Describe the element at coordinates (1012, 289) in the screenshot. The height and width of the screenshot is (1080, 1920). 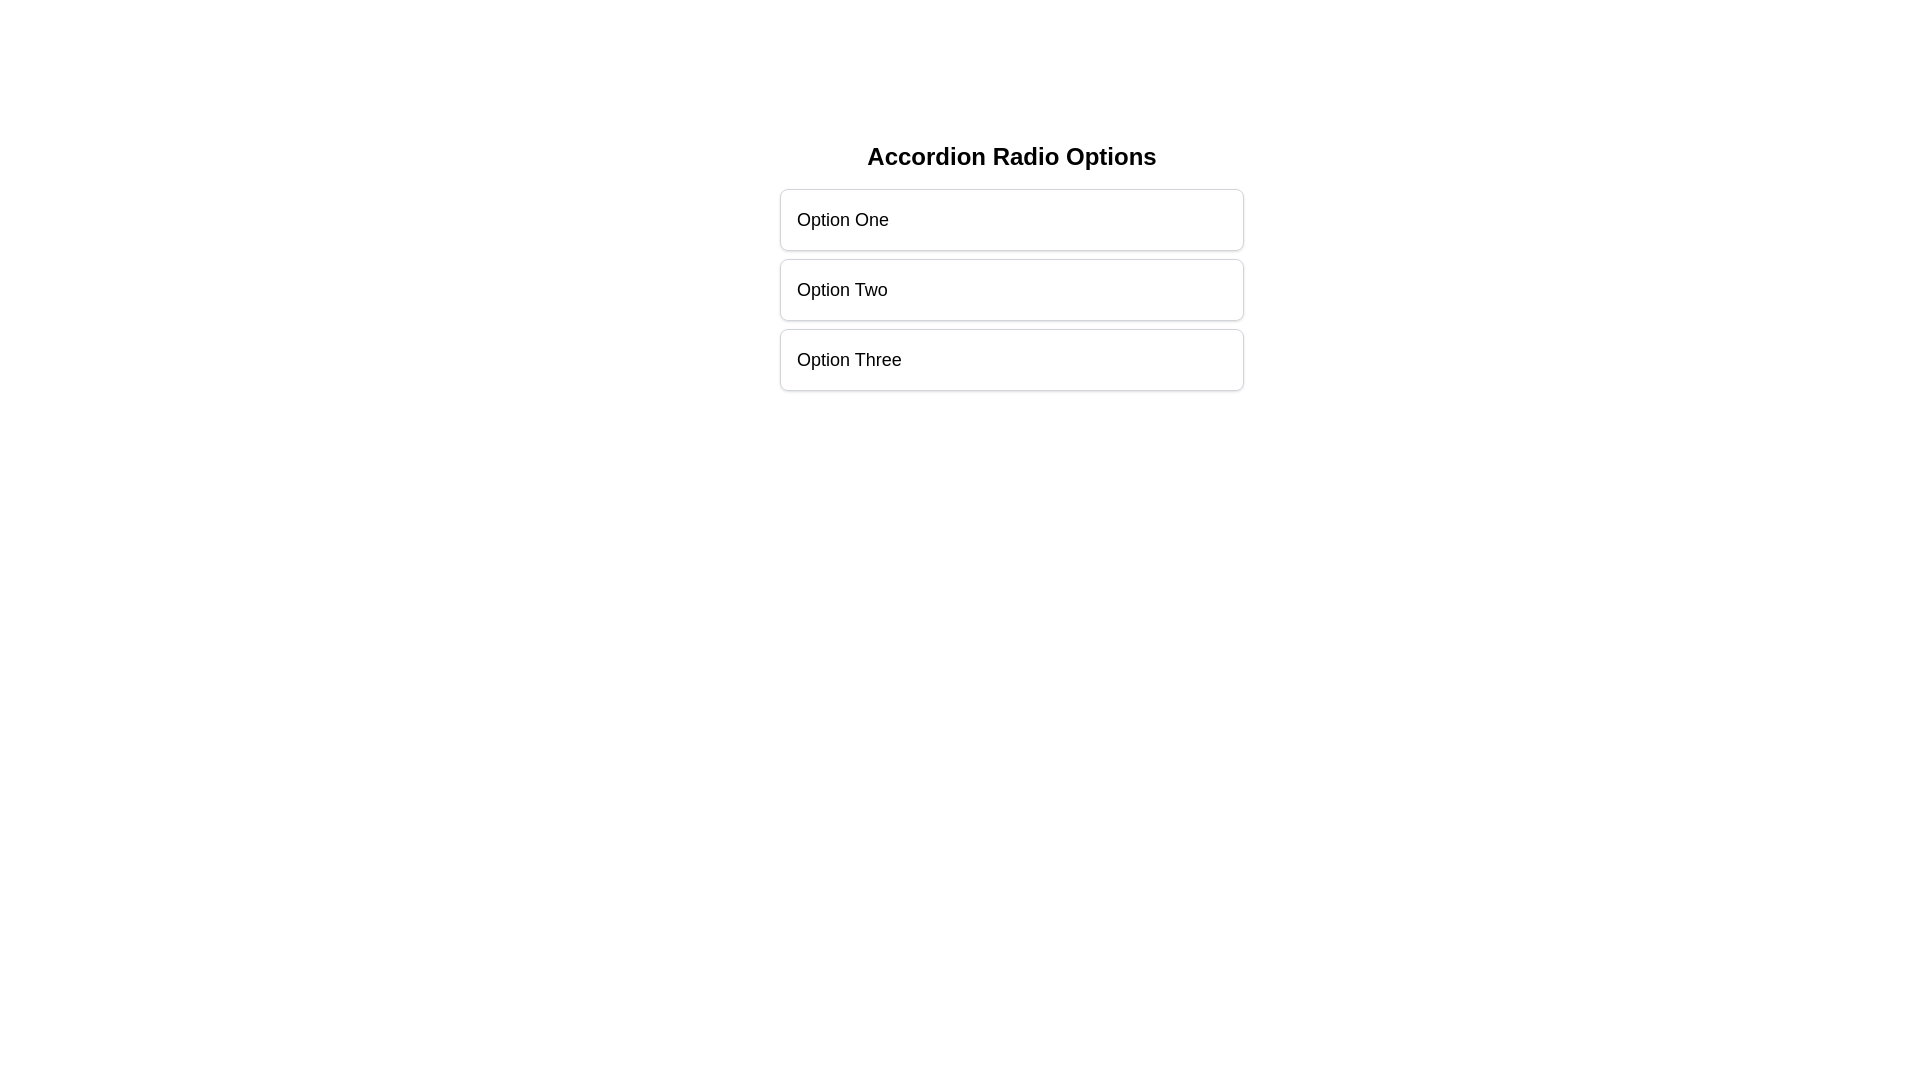
I see `the second option button in a vertically stacked group of three options` at that location.